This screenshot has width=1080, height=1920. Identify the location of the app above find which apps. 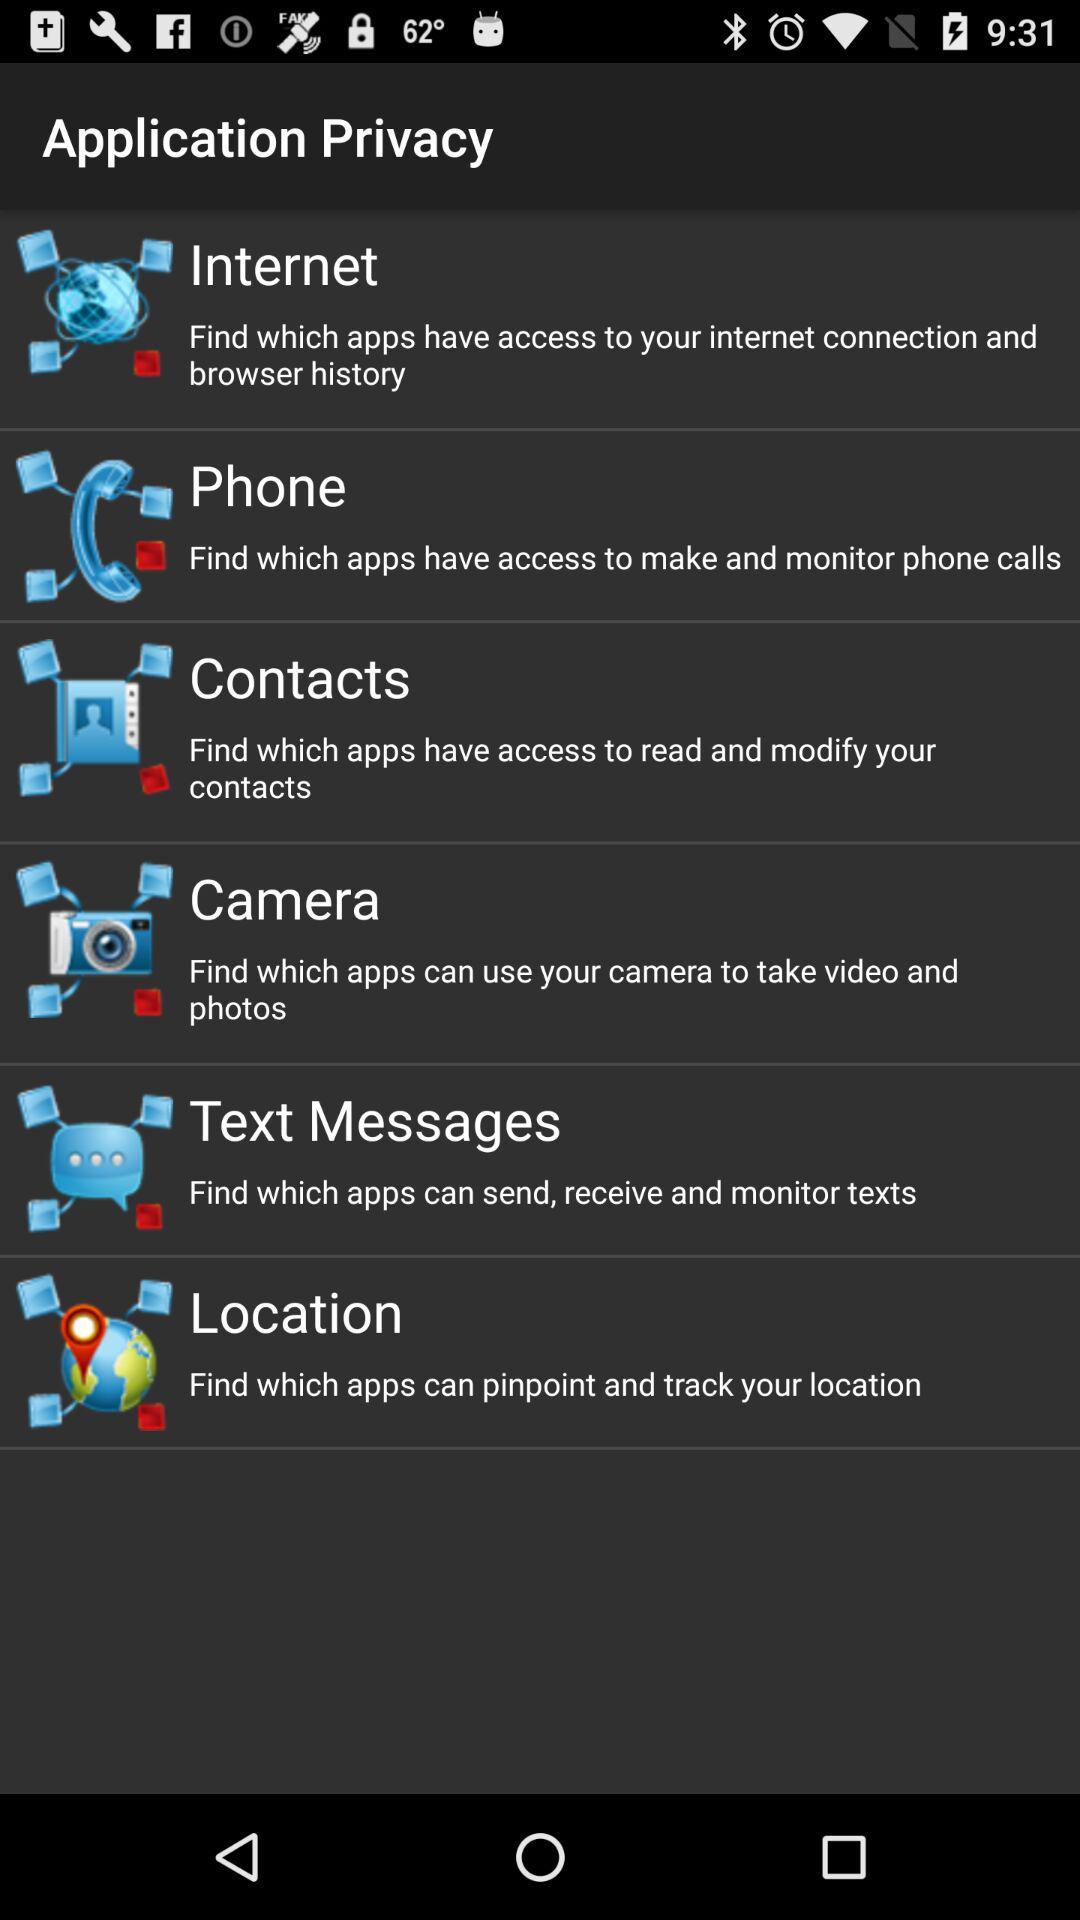
(625, 1117).